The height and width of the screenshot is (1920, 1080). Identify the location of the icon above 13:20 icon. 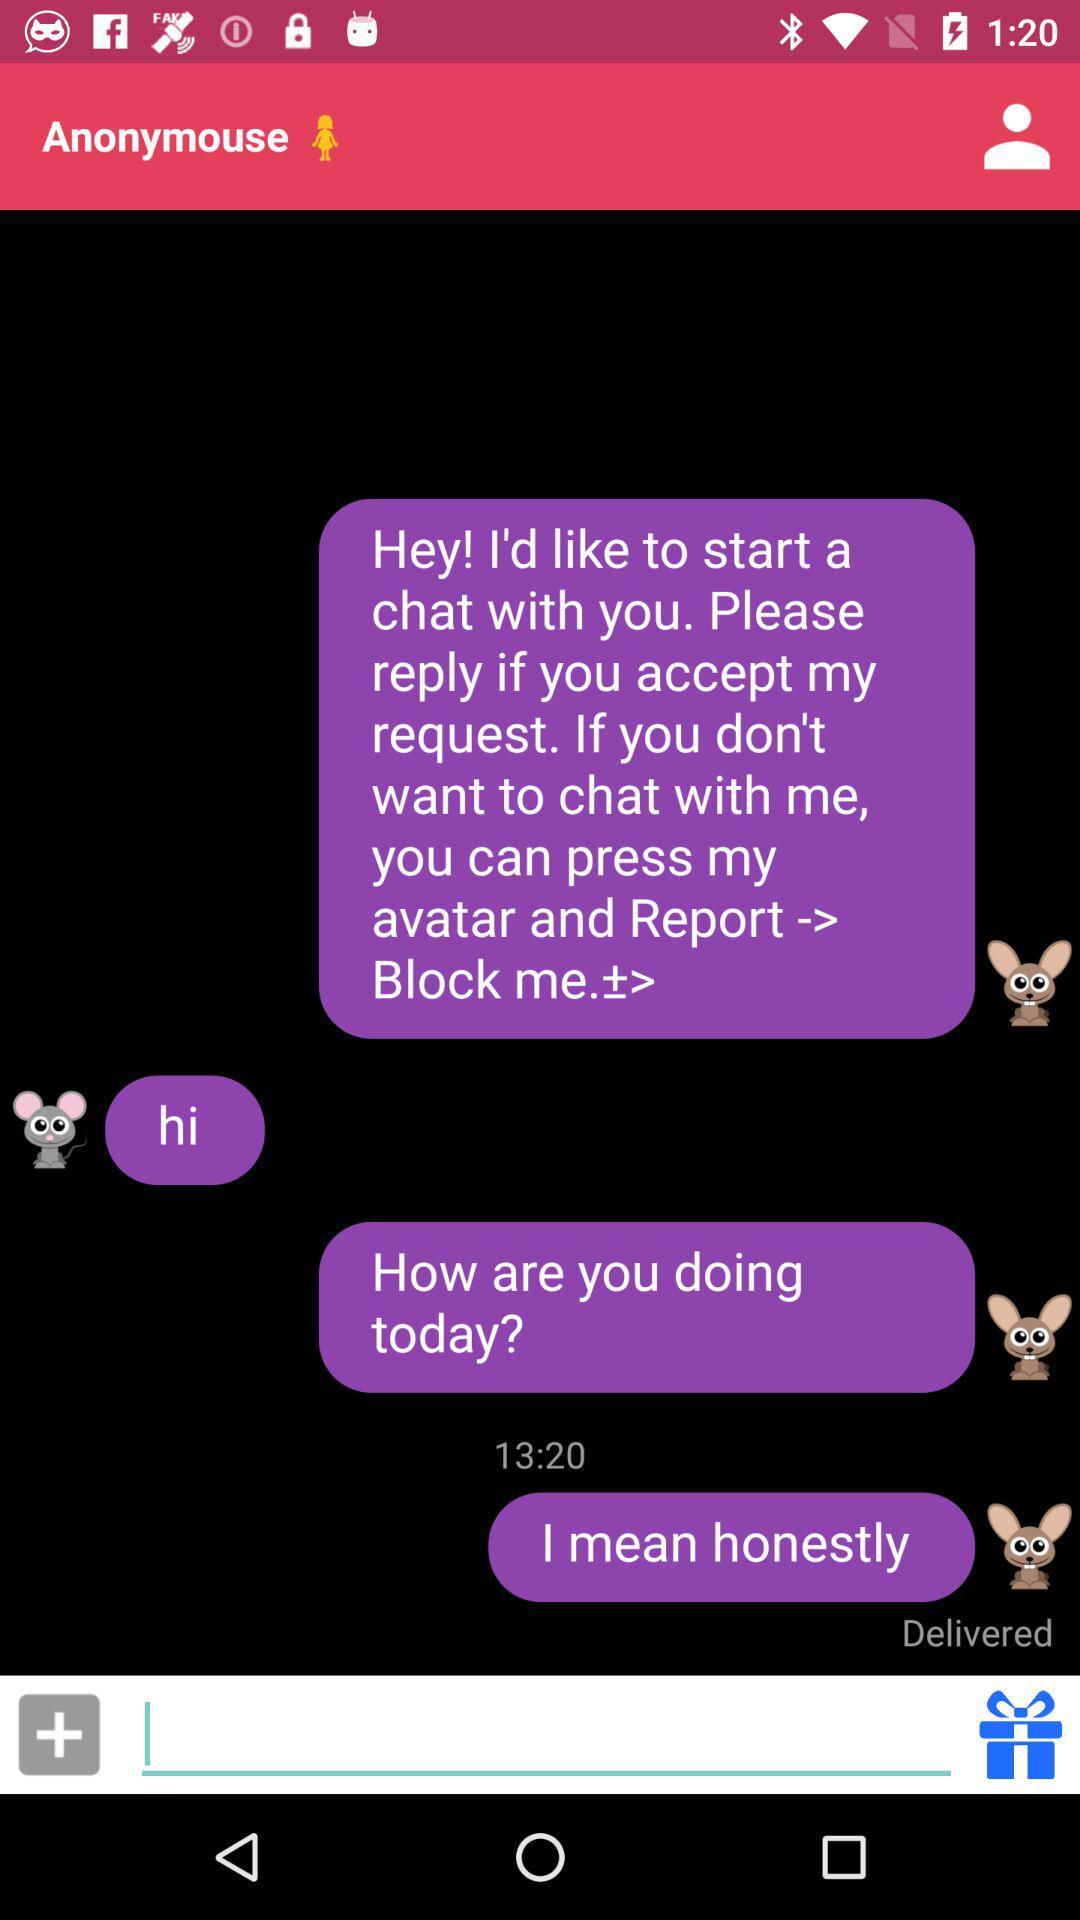
(646, 1307).